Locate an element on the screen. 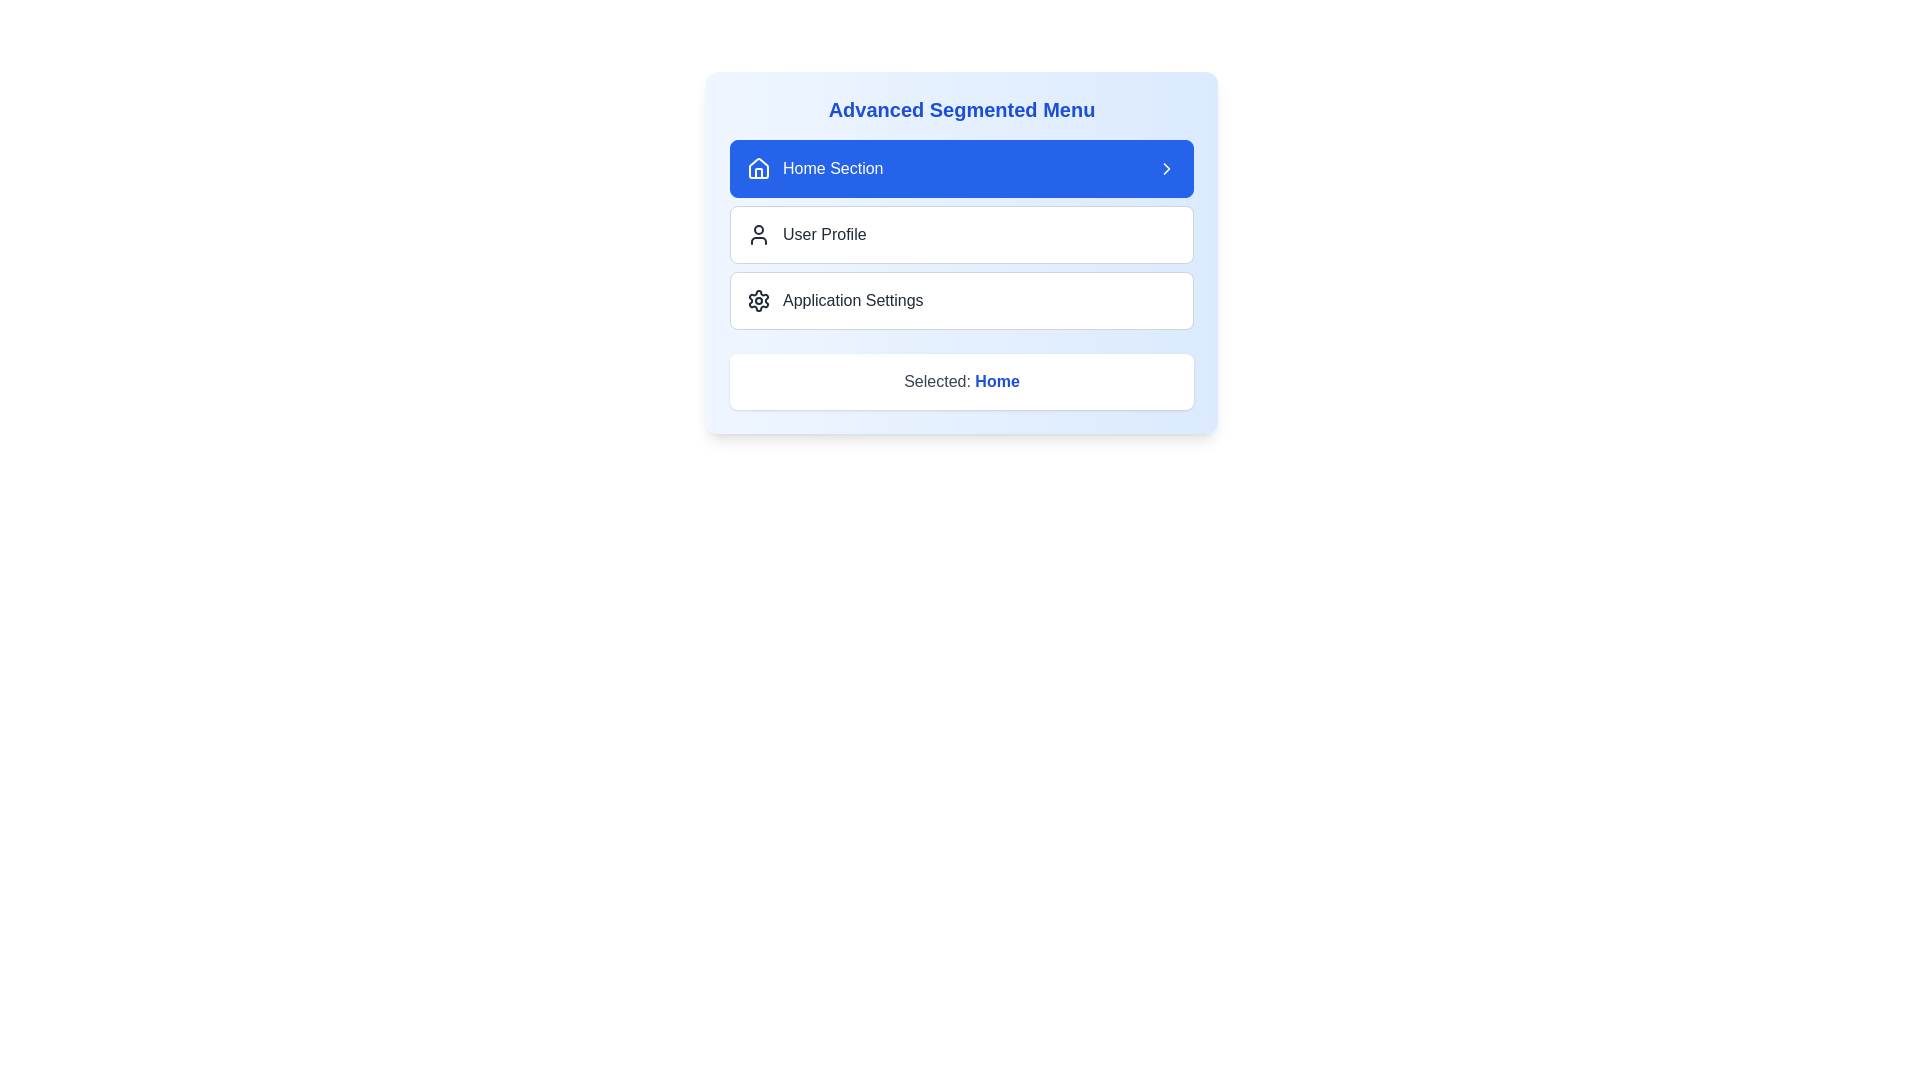  the 'User Profile' menu item is located at coordinates (961, 234).